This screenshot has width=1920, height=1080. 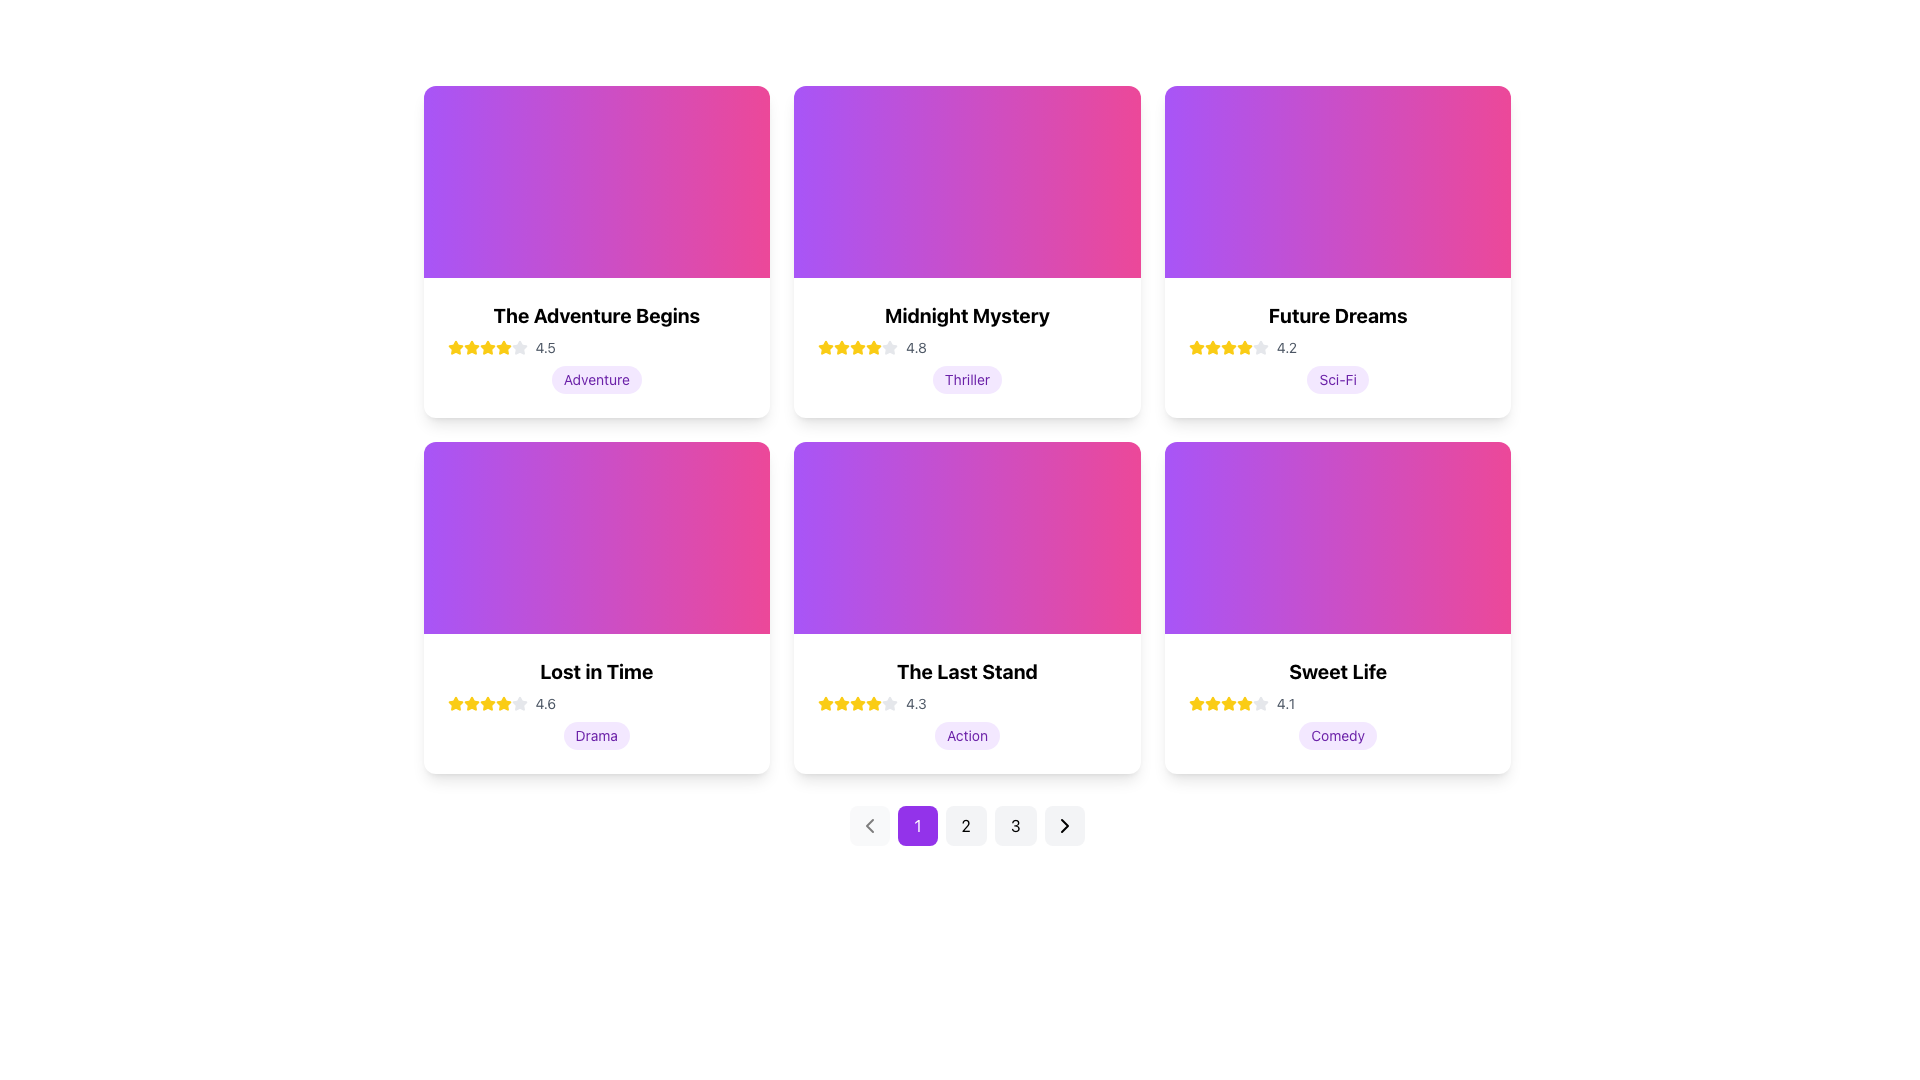 What do you see at coordinates (487, 702) in the screenshot?
I see `the yellow star icon representing the second rating for the movie 'Lost in Time', which is filled and located in the second row, first column` at bounding box center [487, 702].